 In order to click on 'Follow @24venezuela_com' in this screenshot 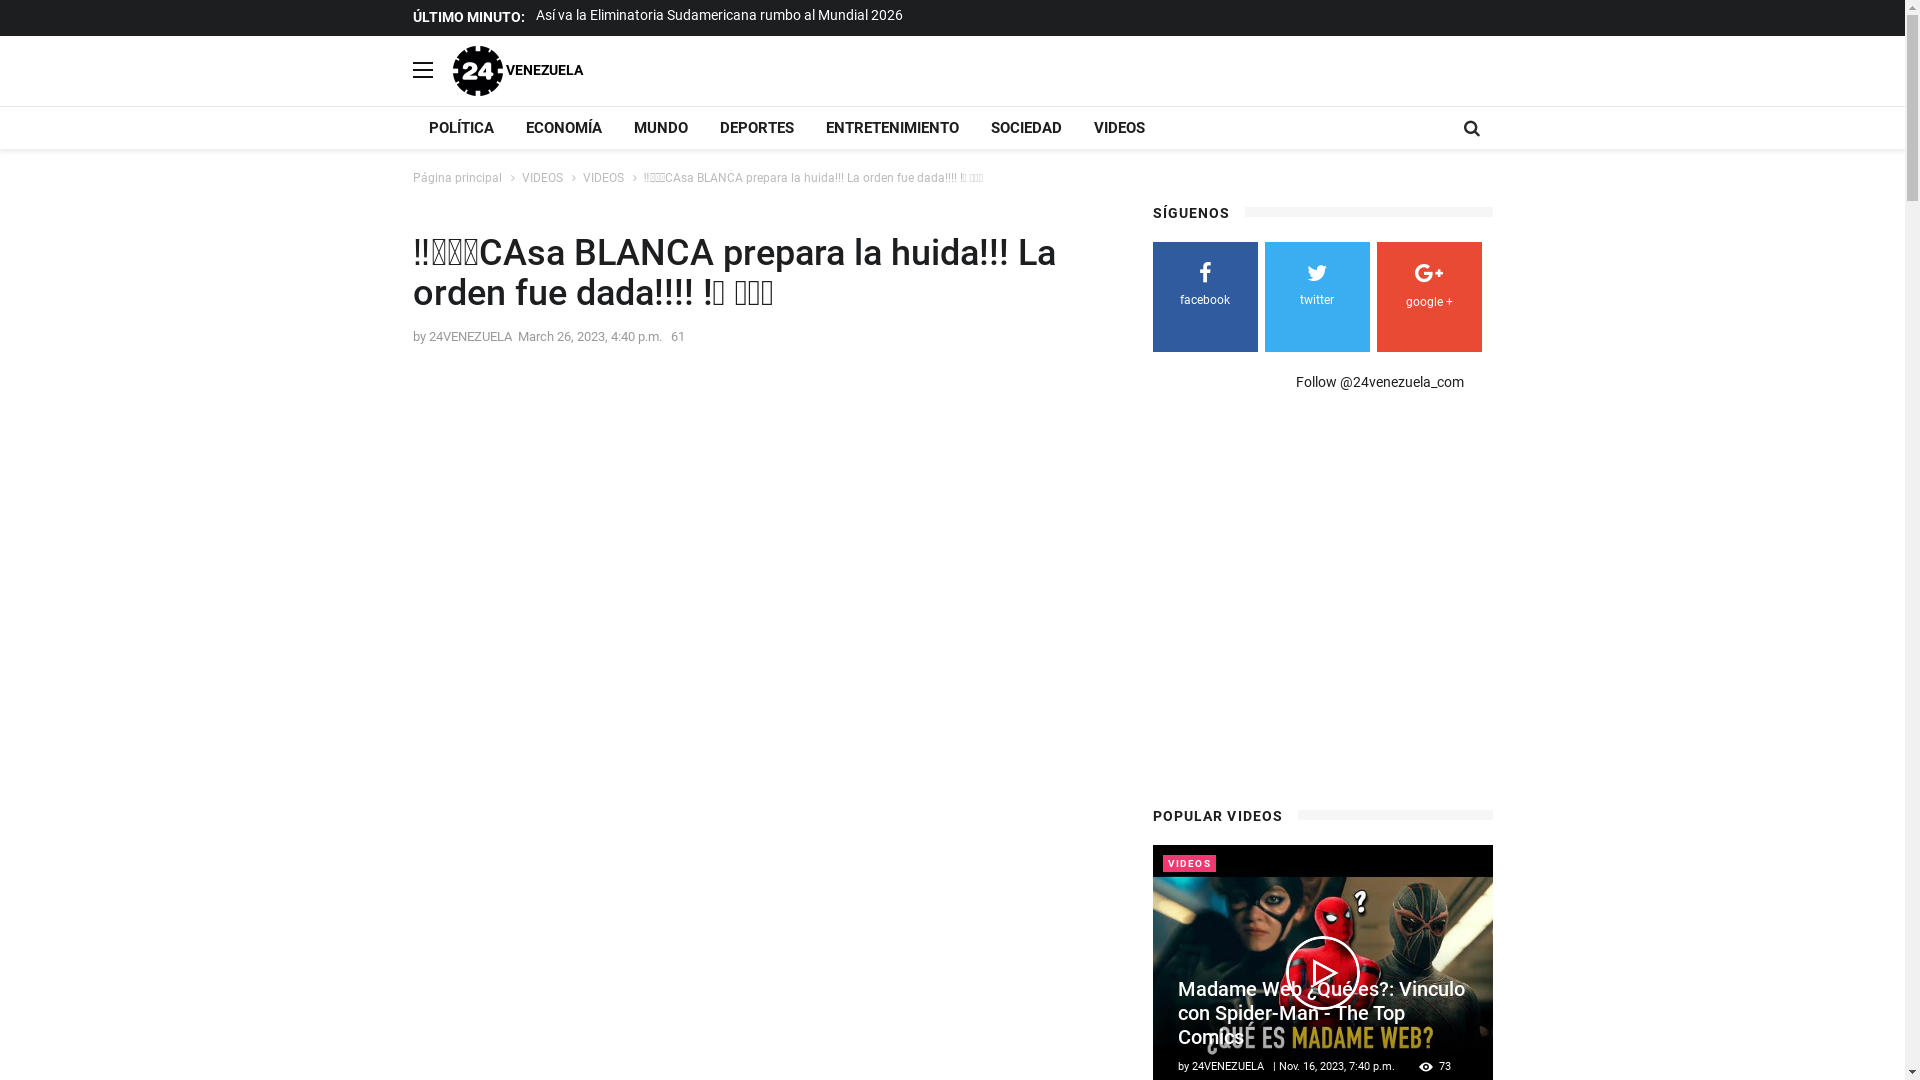, I will do `click(1379, 381)`.